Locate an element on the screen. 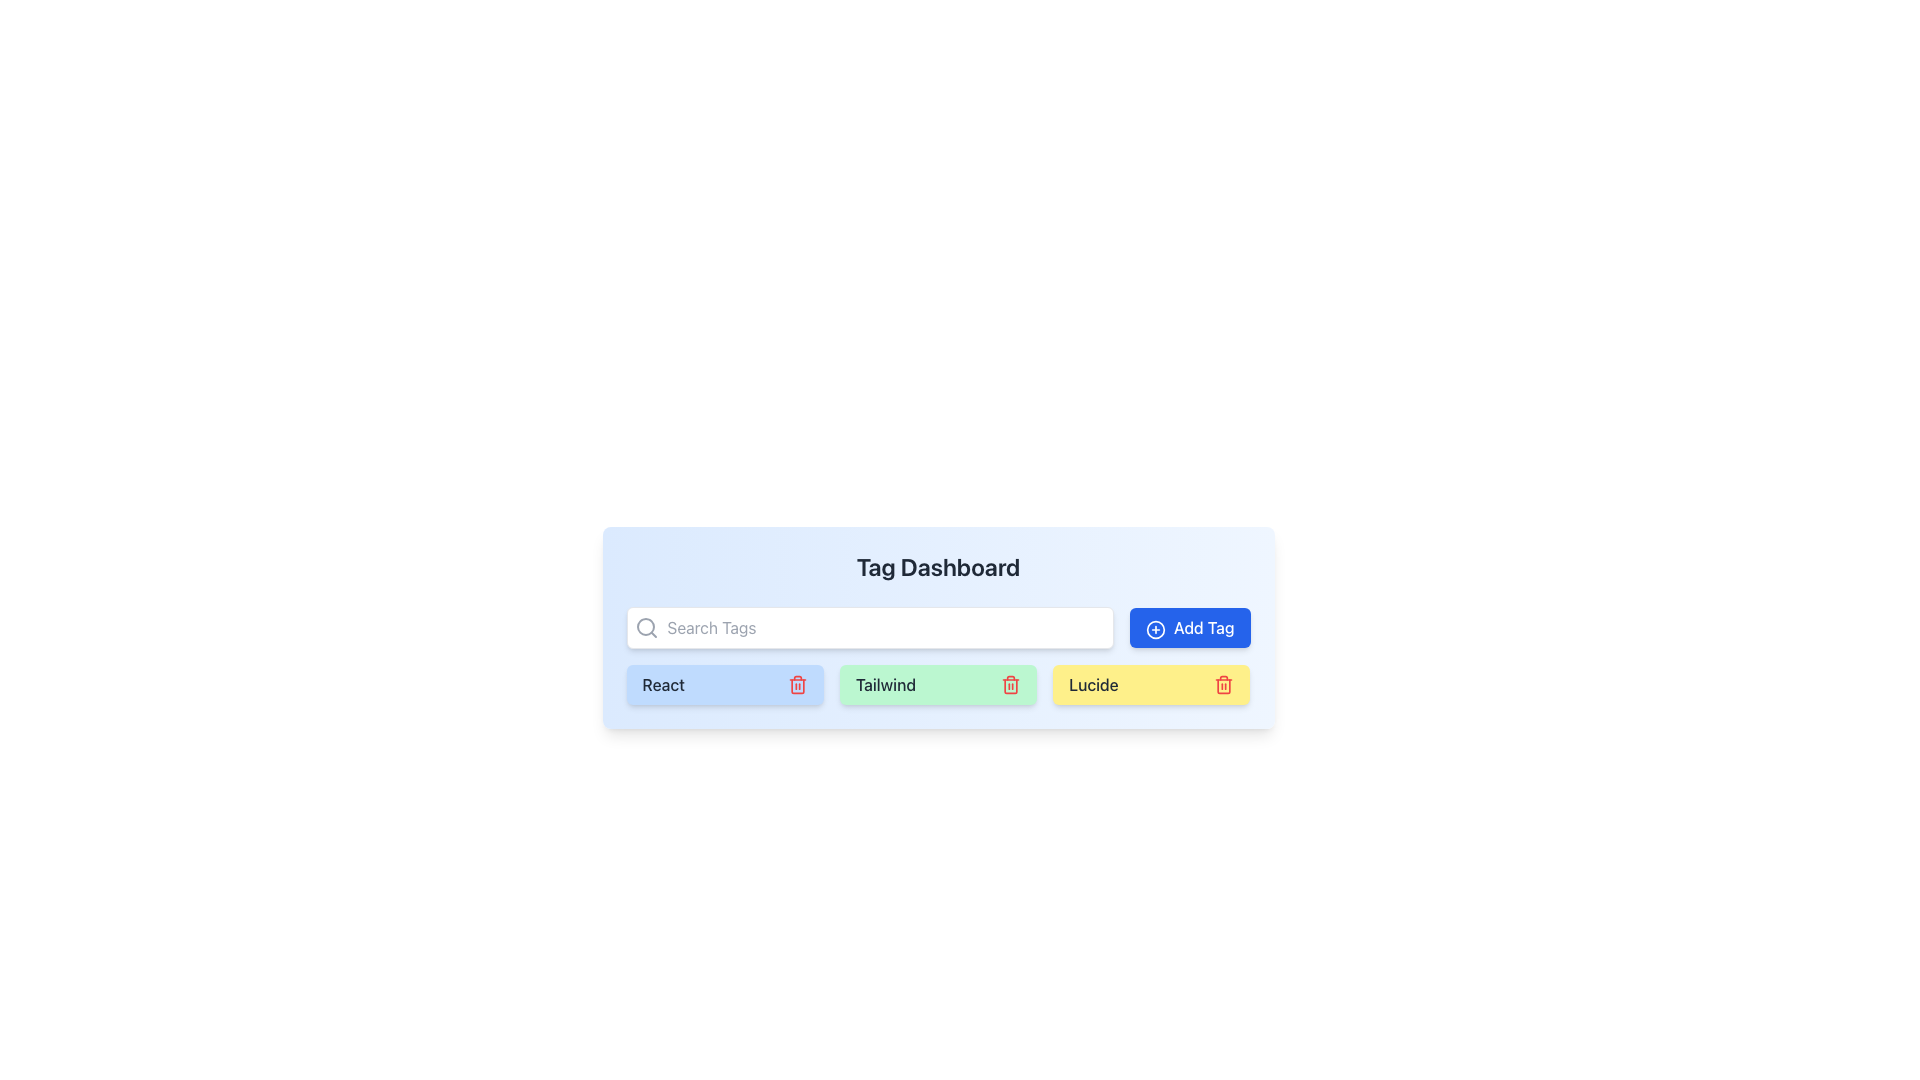 This screenshot has width=1920, height=1080. the trash can icon within the yellow 'Lucide' tag located in the bottom row of the interface is located at coordinates (1223, 685).